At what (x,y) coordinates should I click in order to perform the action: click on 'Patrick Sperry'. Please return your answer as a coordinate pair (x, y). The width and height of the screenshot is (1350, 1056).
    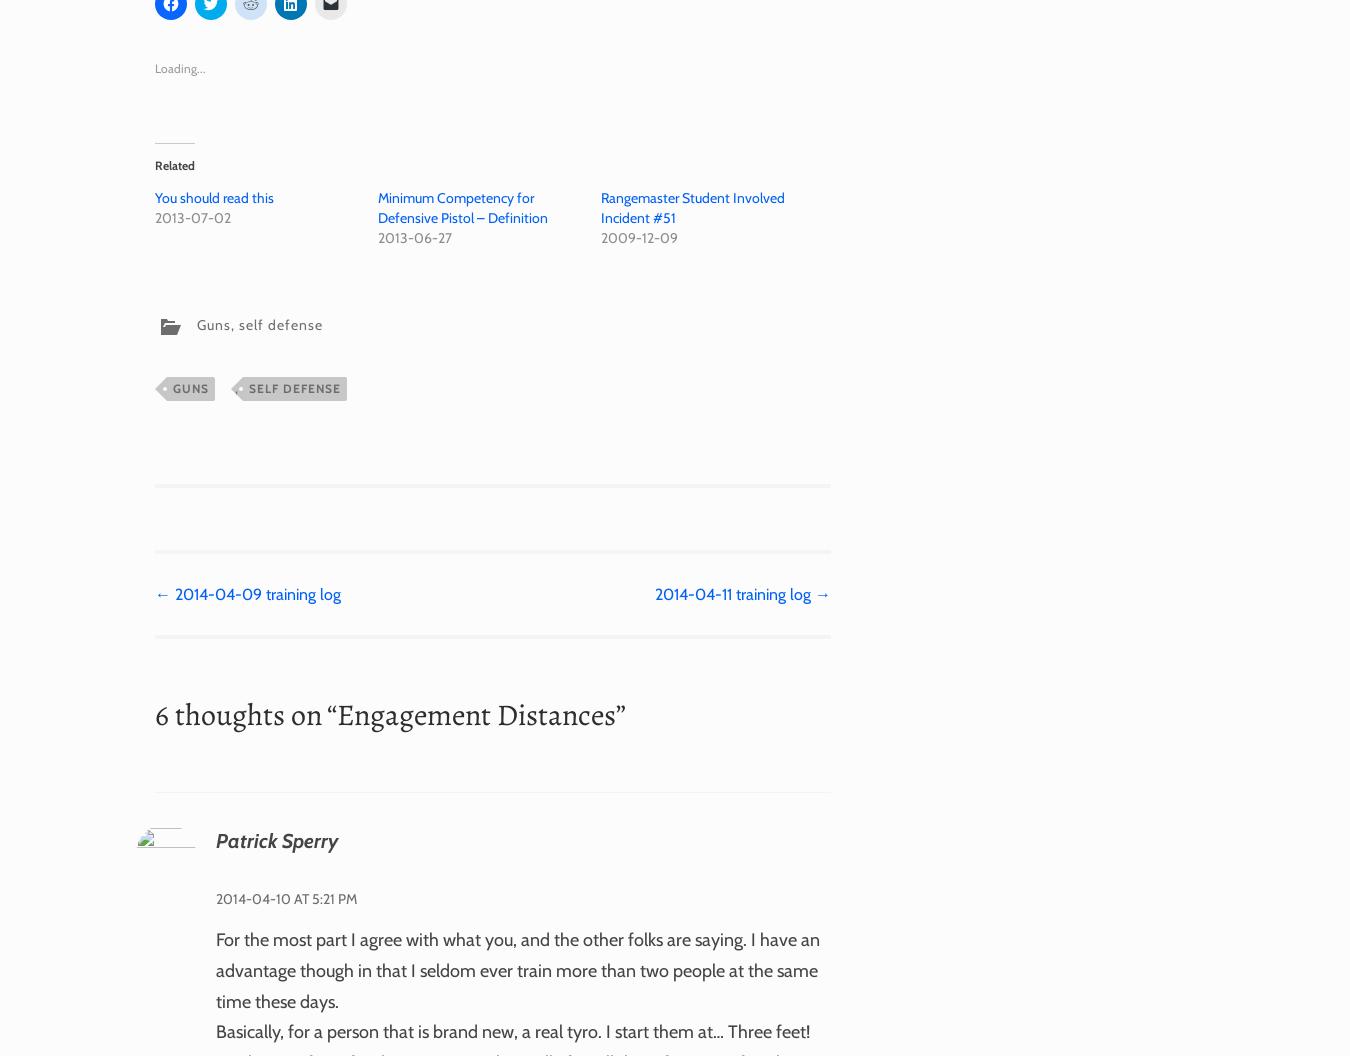
    Looking at the image, I should click on (276, 840).